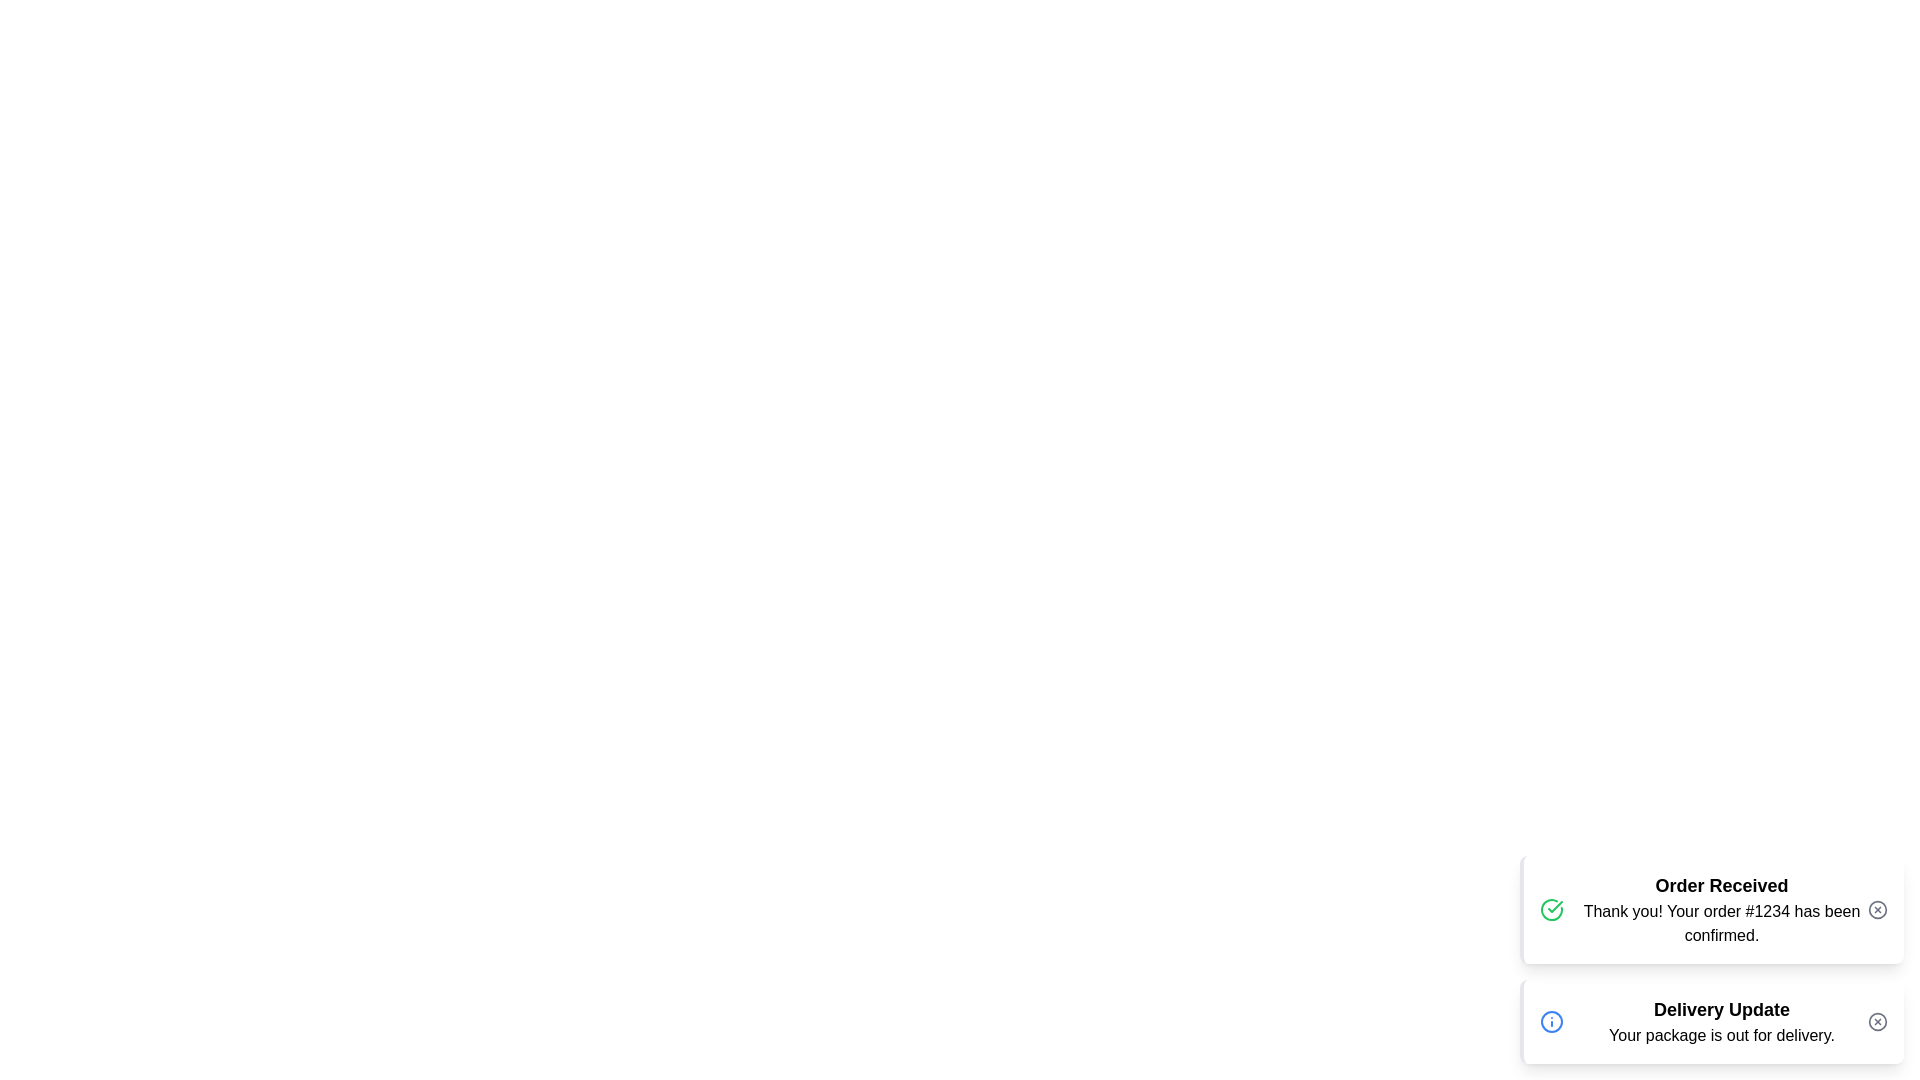 The width and height of the screenshot is (1920, 1080). I want to click on close button of the notification with title Order Received, so click(1876, 910).